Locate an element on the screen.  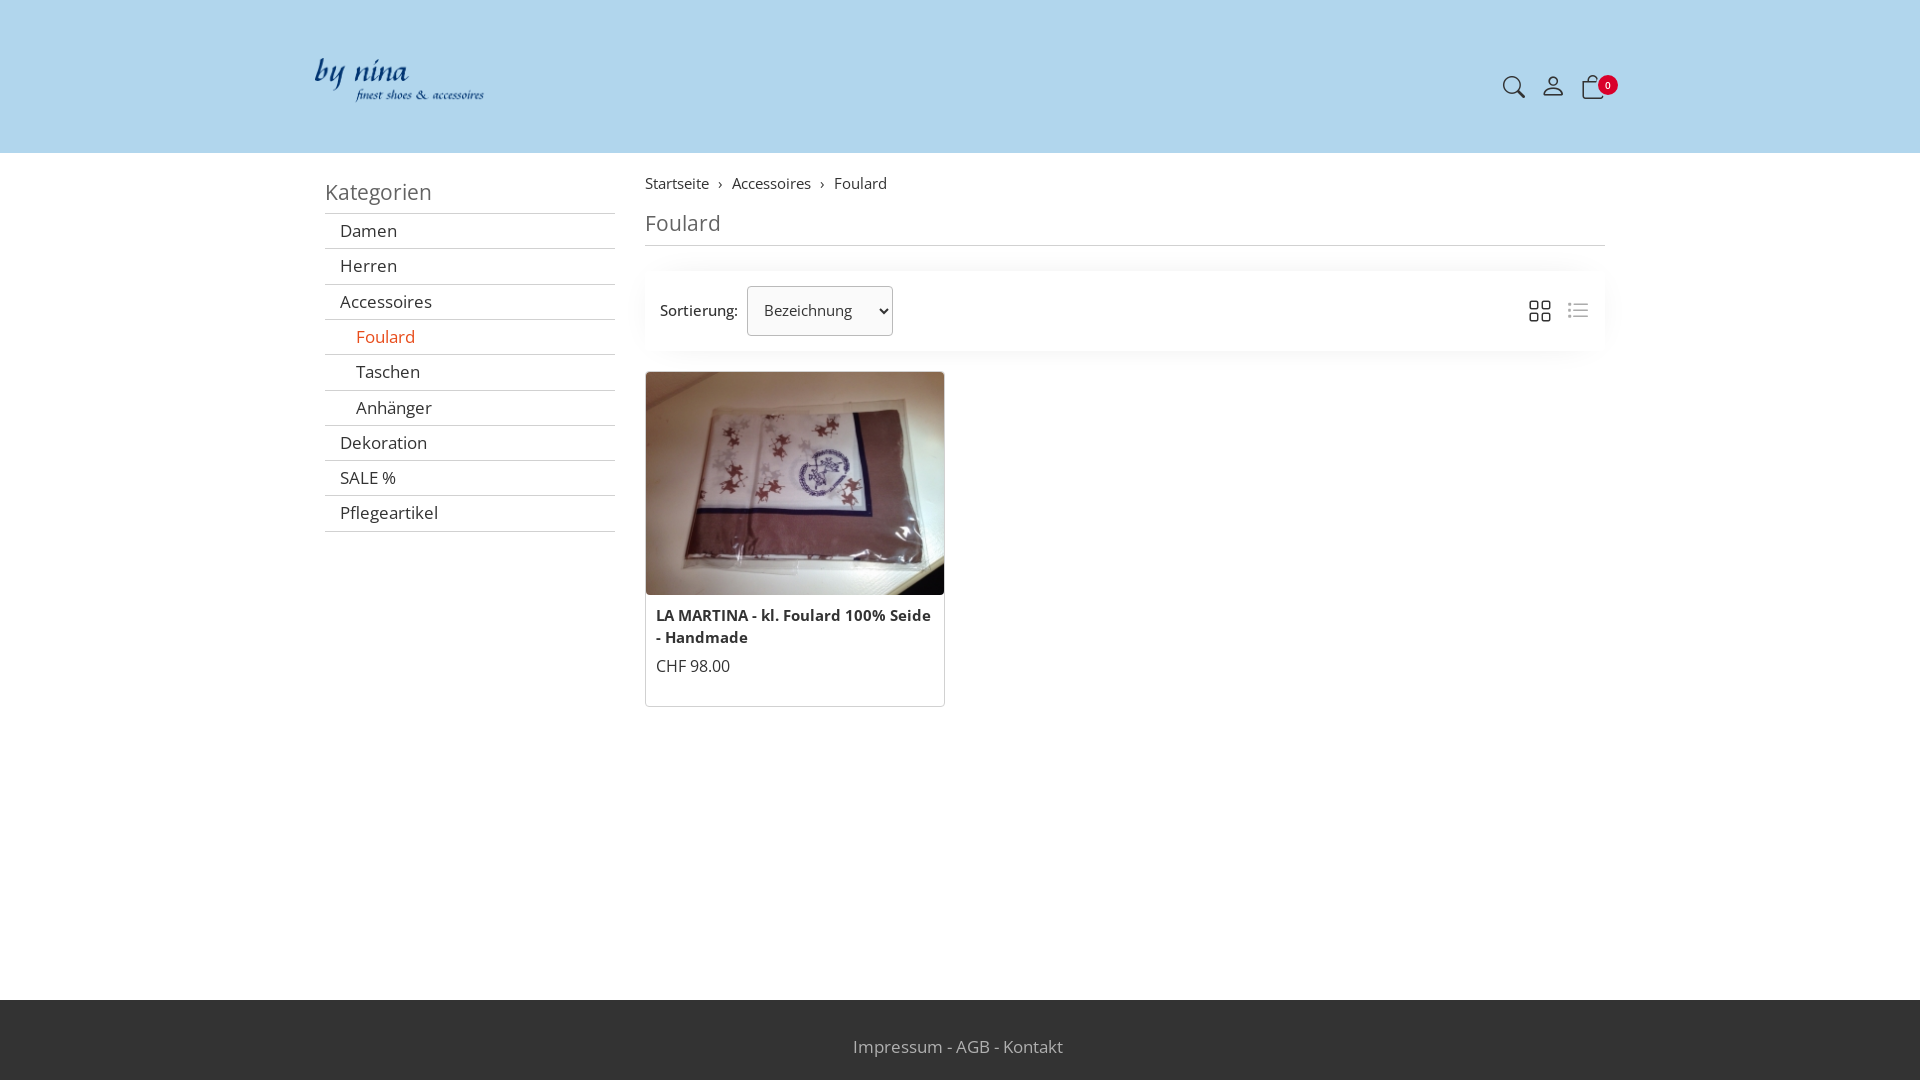
'Kachelansicht' is located at coordinates (1539, 311).